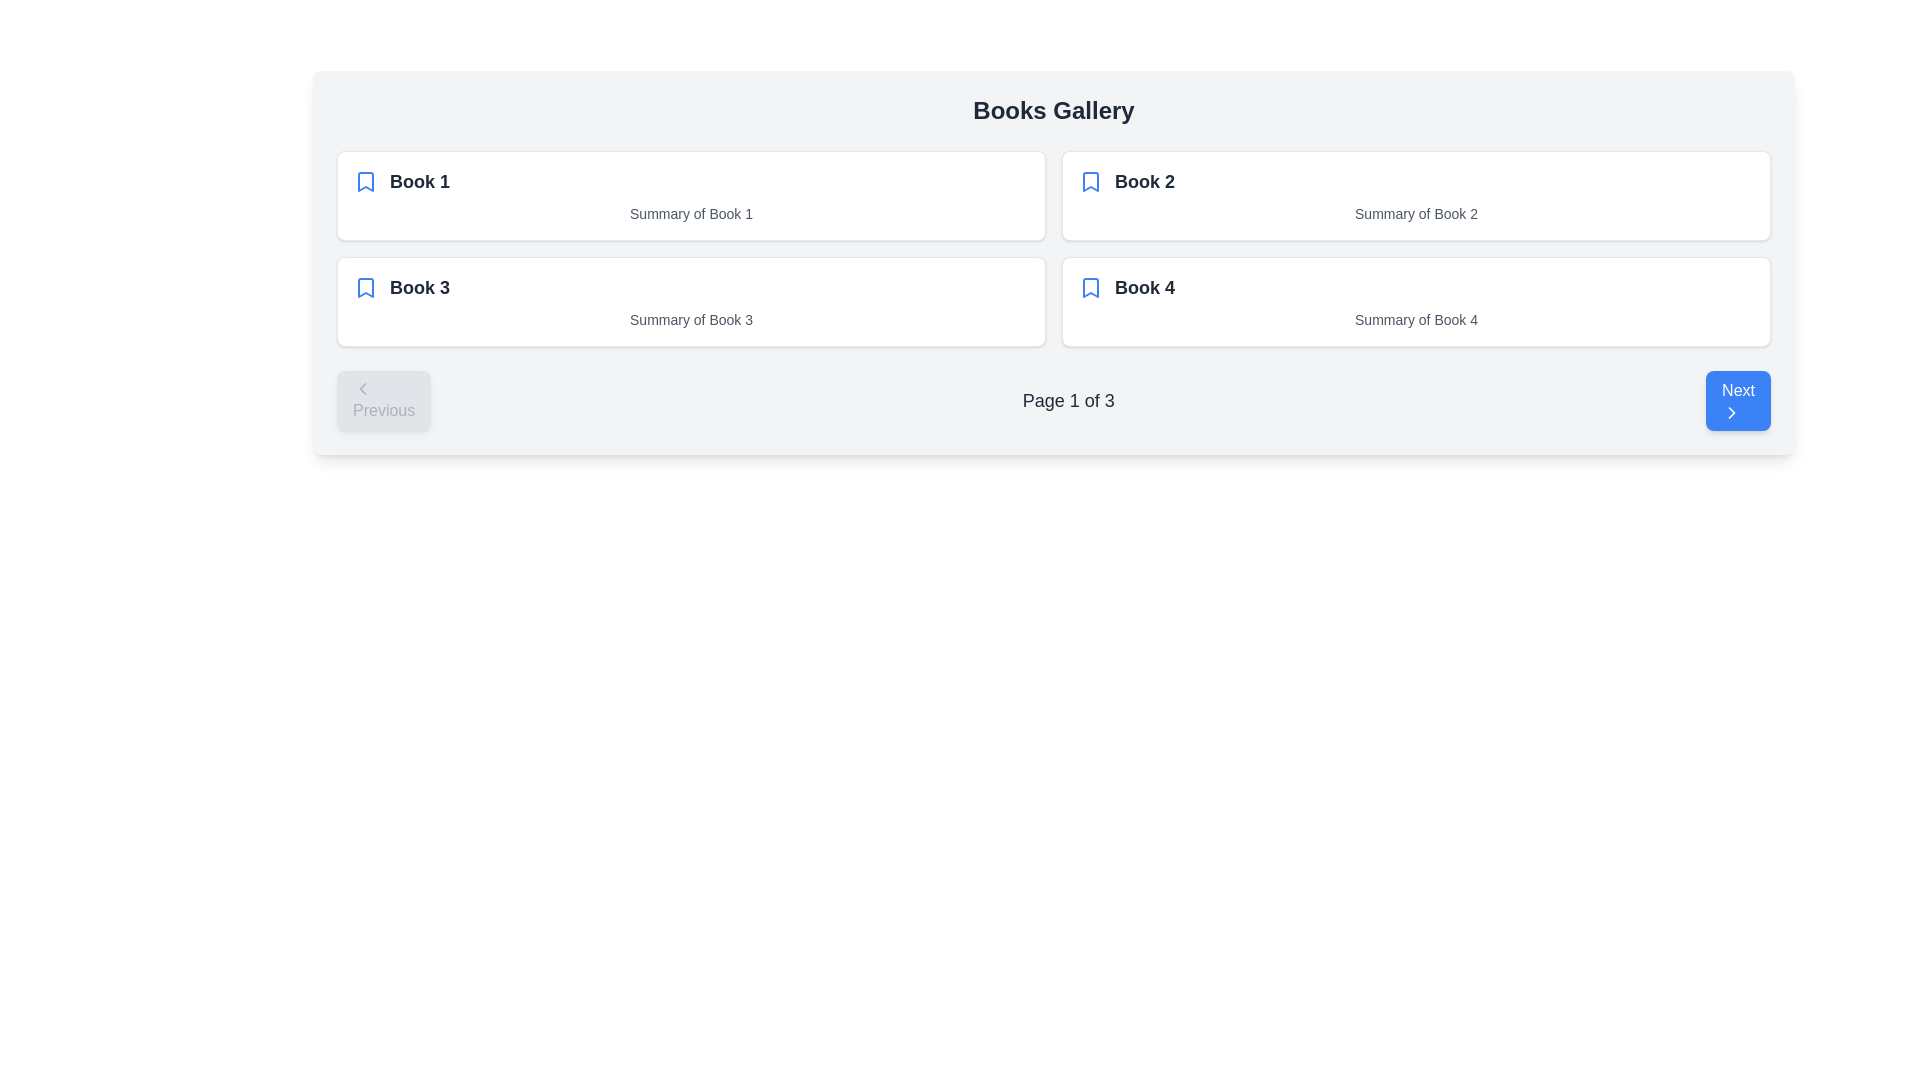 Image resolution: width=1920 pixels, height=1080 pixels. I want to click on the Card element that provides information about 'Book 3', located in the first column and second row of a 2x2 grid layout, so click(691, 301).